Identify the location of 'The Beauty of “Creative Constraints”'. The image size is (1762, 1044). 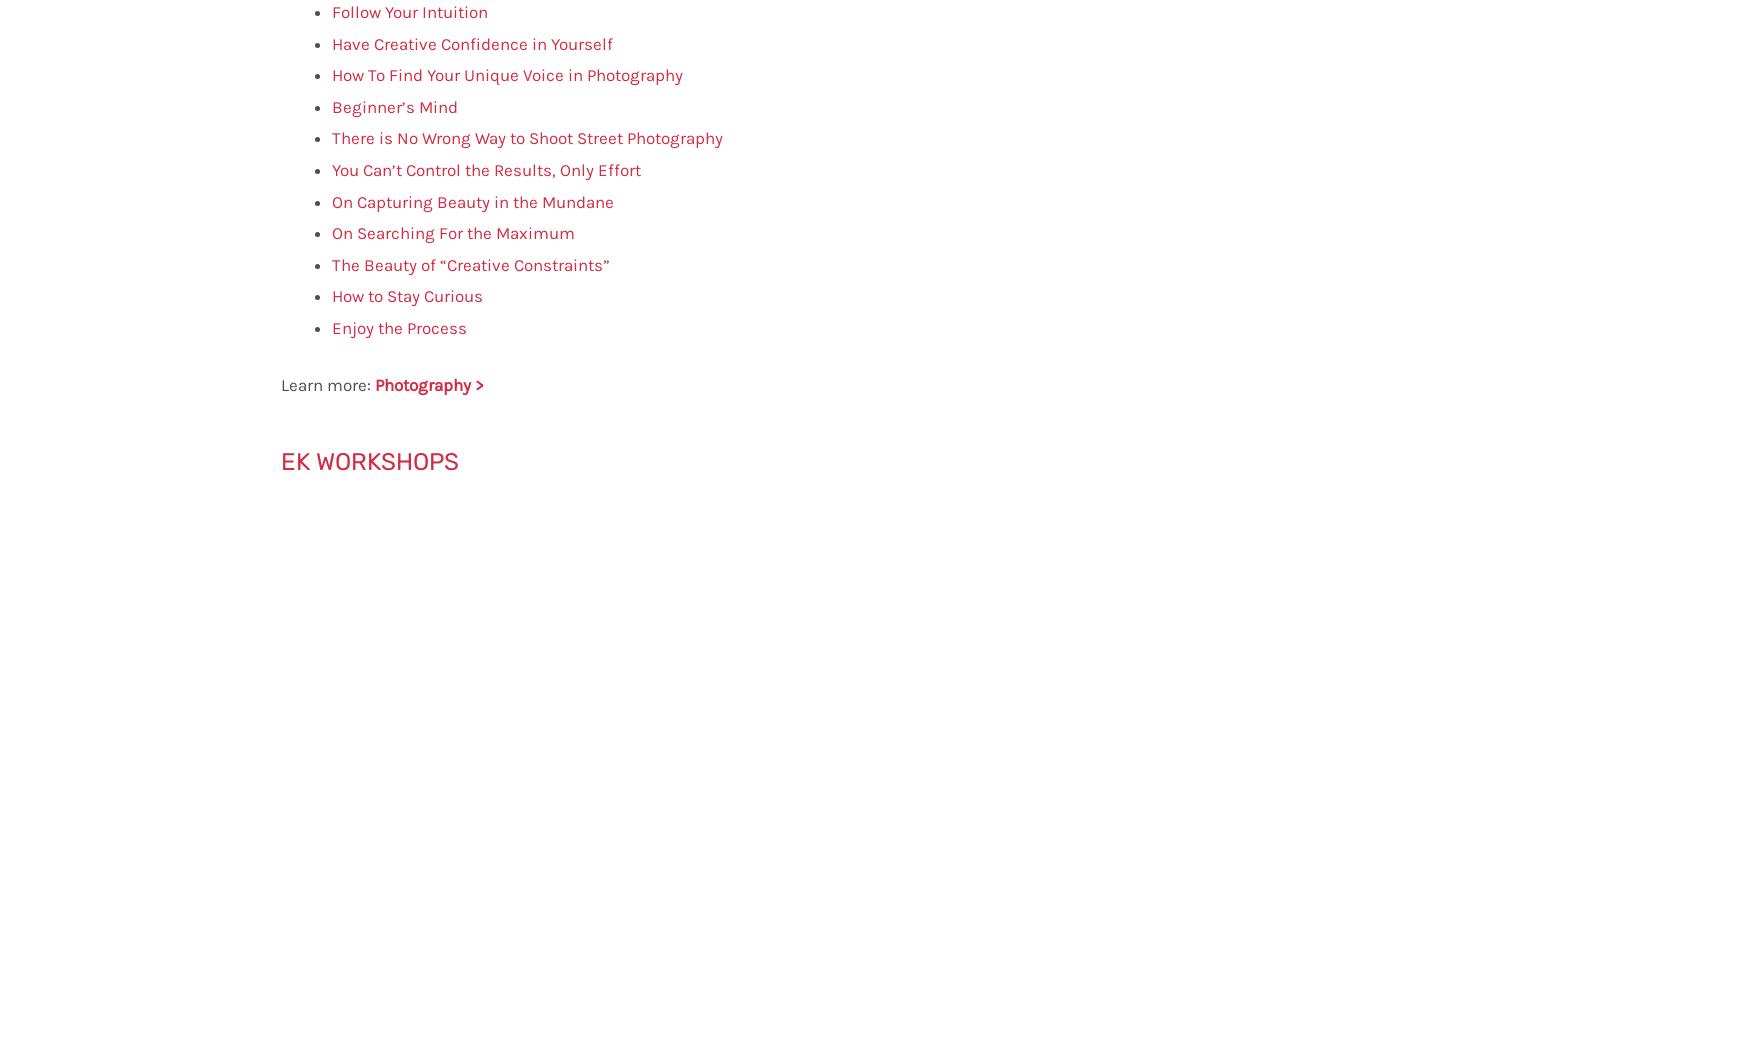
(469, 263).